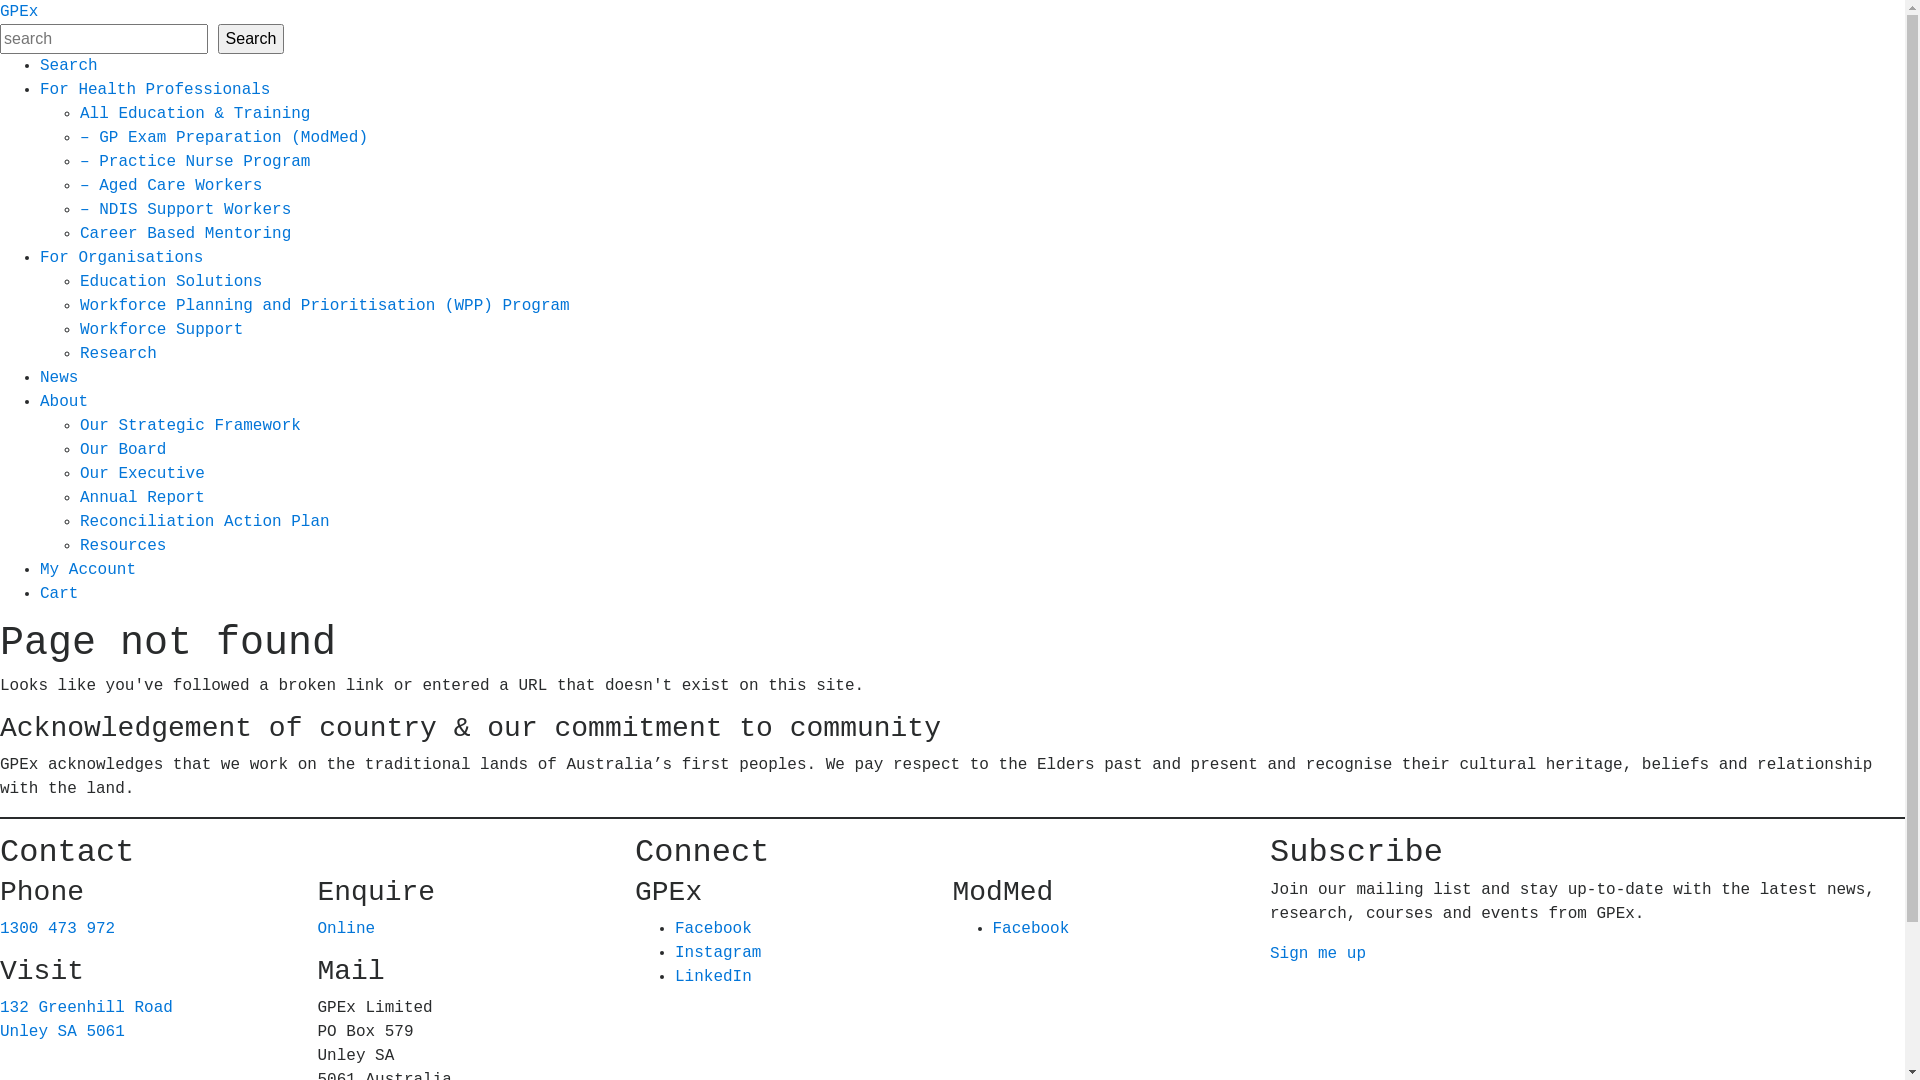 This screenshot has height=1080, width=1920. What do you see at coordinates (205, 520) in the screenshot?
I see `'Reconciliation Action Plan'` at bounding box center [205, 520].